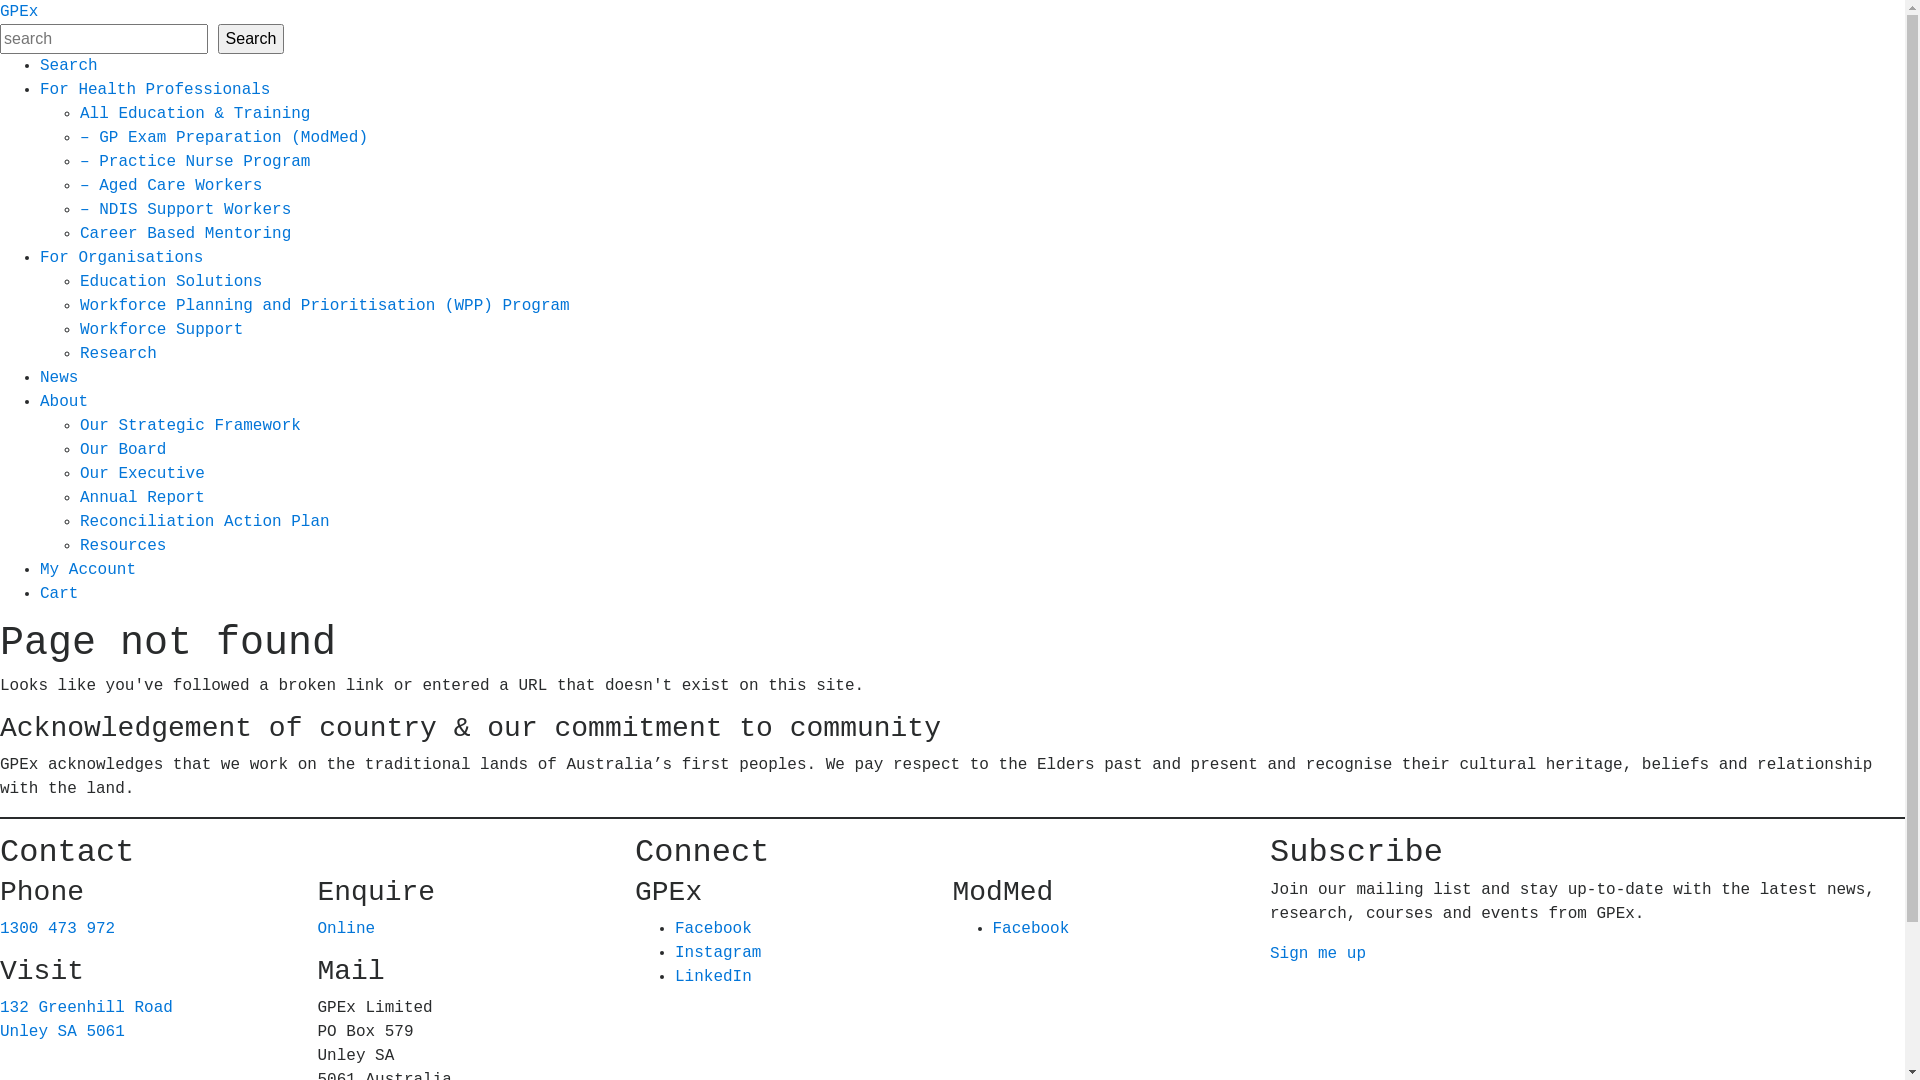 This screenshot has height=1080, width=1920. What do you see at coordinates (205, 520) in the screenshot?
I see `'Reconciliation Action Plan'` at bounding box center [205, 520].